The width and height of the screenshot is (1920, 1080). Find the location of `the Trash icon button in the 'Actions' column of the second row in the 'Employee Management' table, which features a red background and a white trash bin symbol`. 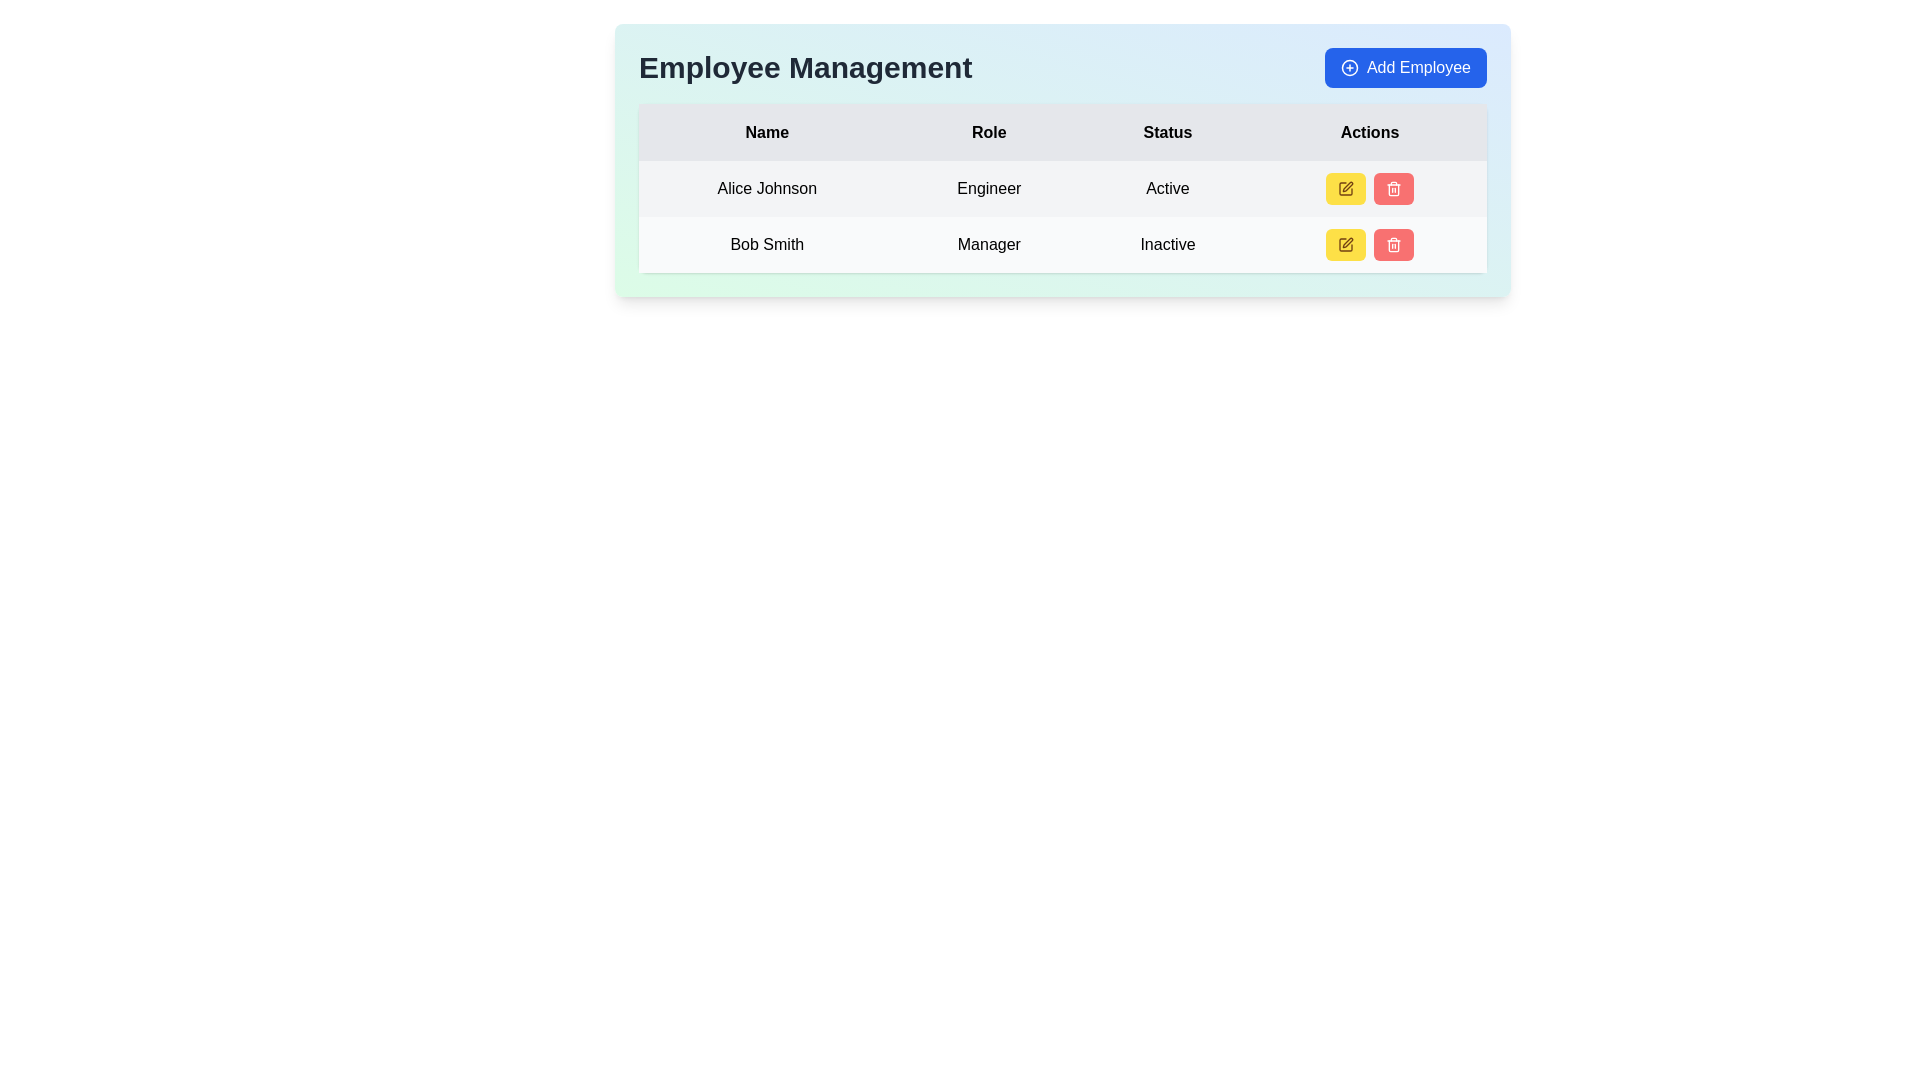

the Trash icon button in the 'Actions' column of the second row in the 'Employee Management' table, which features a red background and a white trash bin symbol is located at coordinates (1392, 244).